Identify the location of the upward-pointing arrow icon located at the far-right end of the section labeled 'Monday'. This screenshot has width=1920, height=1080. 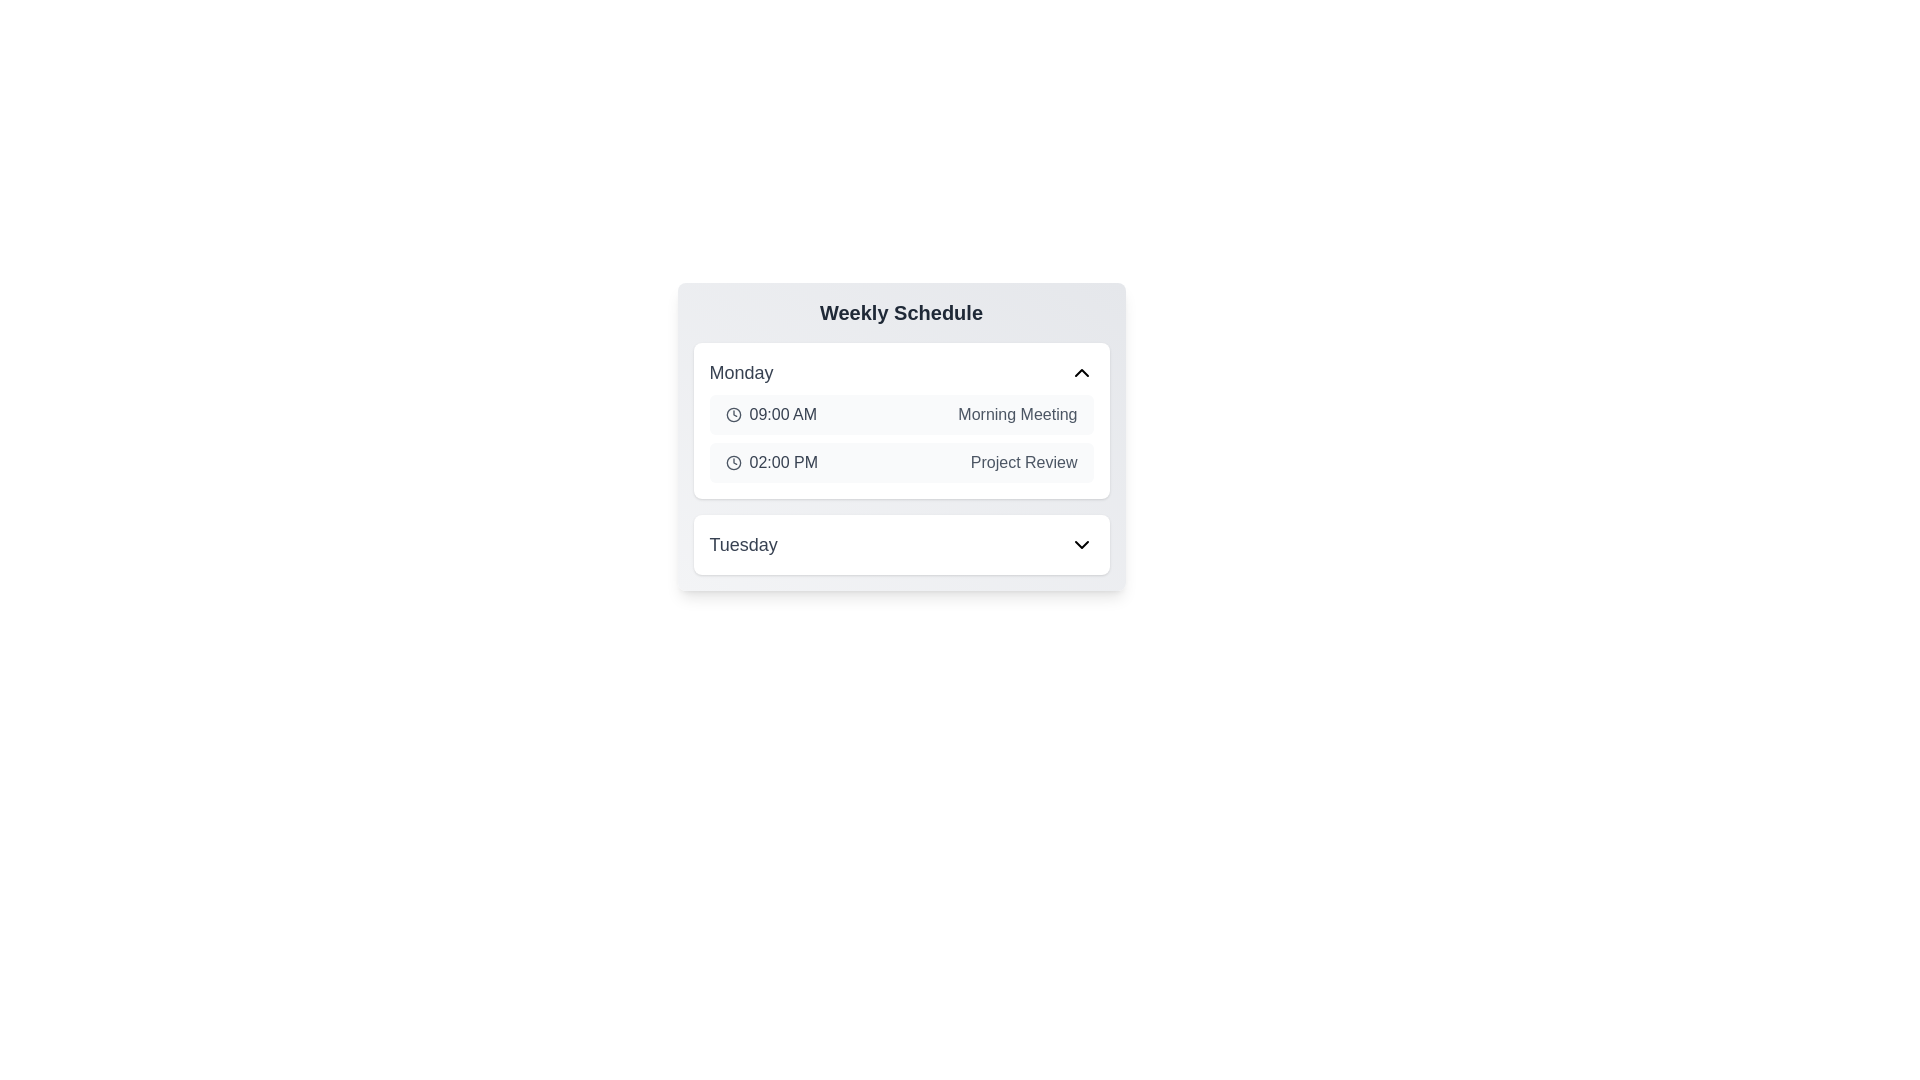
(1080, 373).